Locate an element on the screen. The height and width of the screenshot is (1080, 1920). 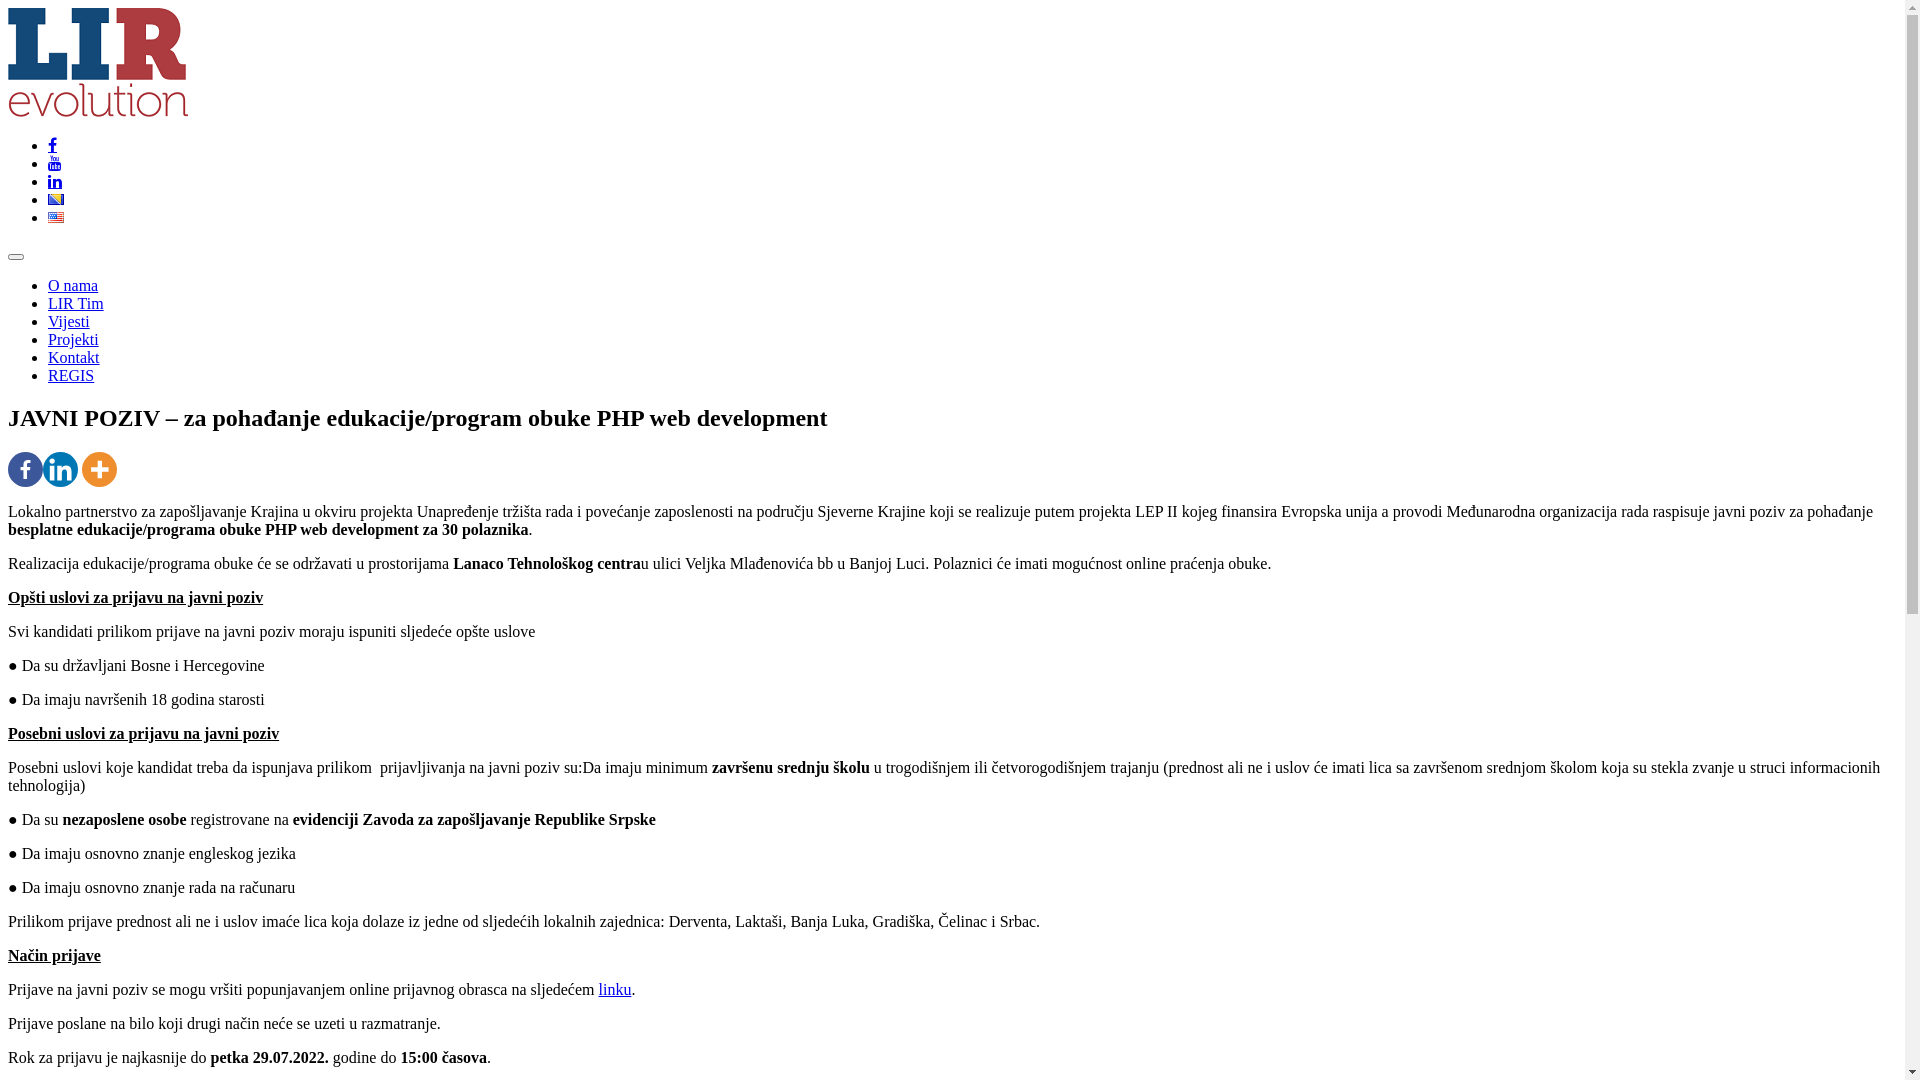
'Vijesti' is located at coordinates (48, 320).